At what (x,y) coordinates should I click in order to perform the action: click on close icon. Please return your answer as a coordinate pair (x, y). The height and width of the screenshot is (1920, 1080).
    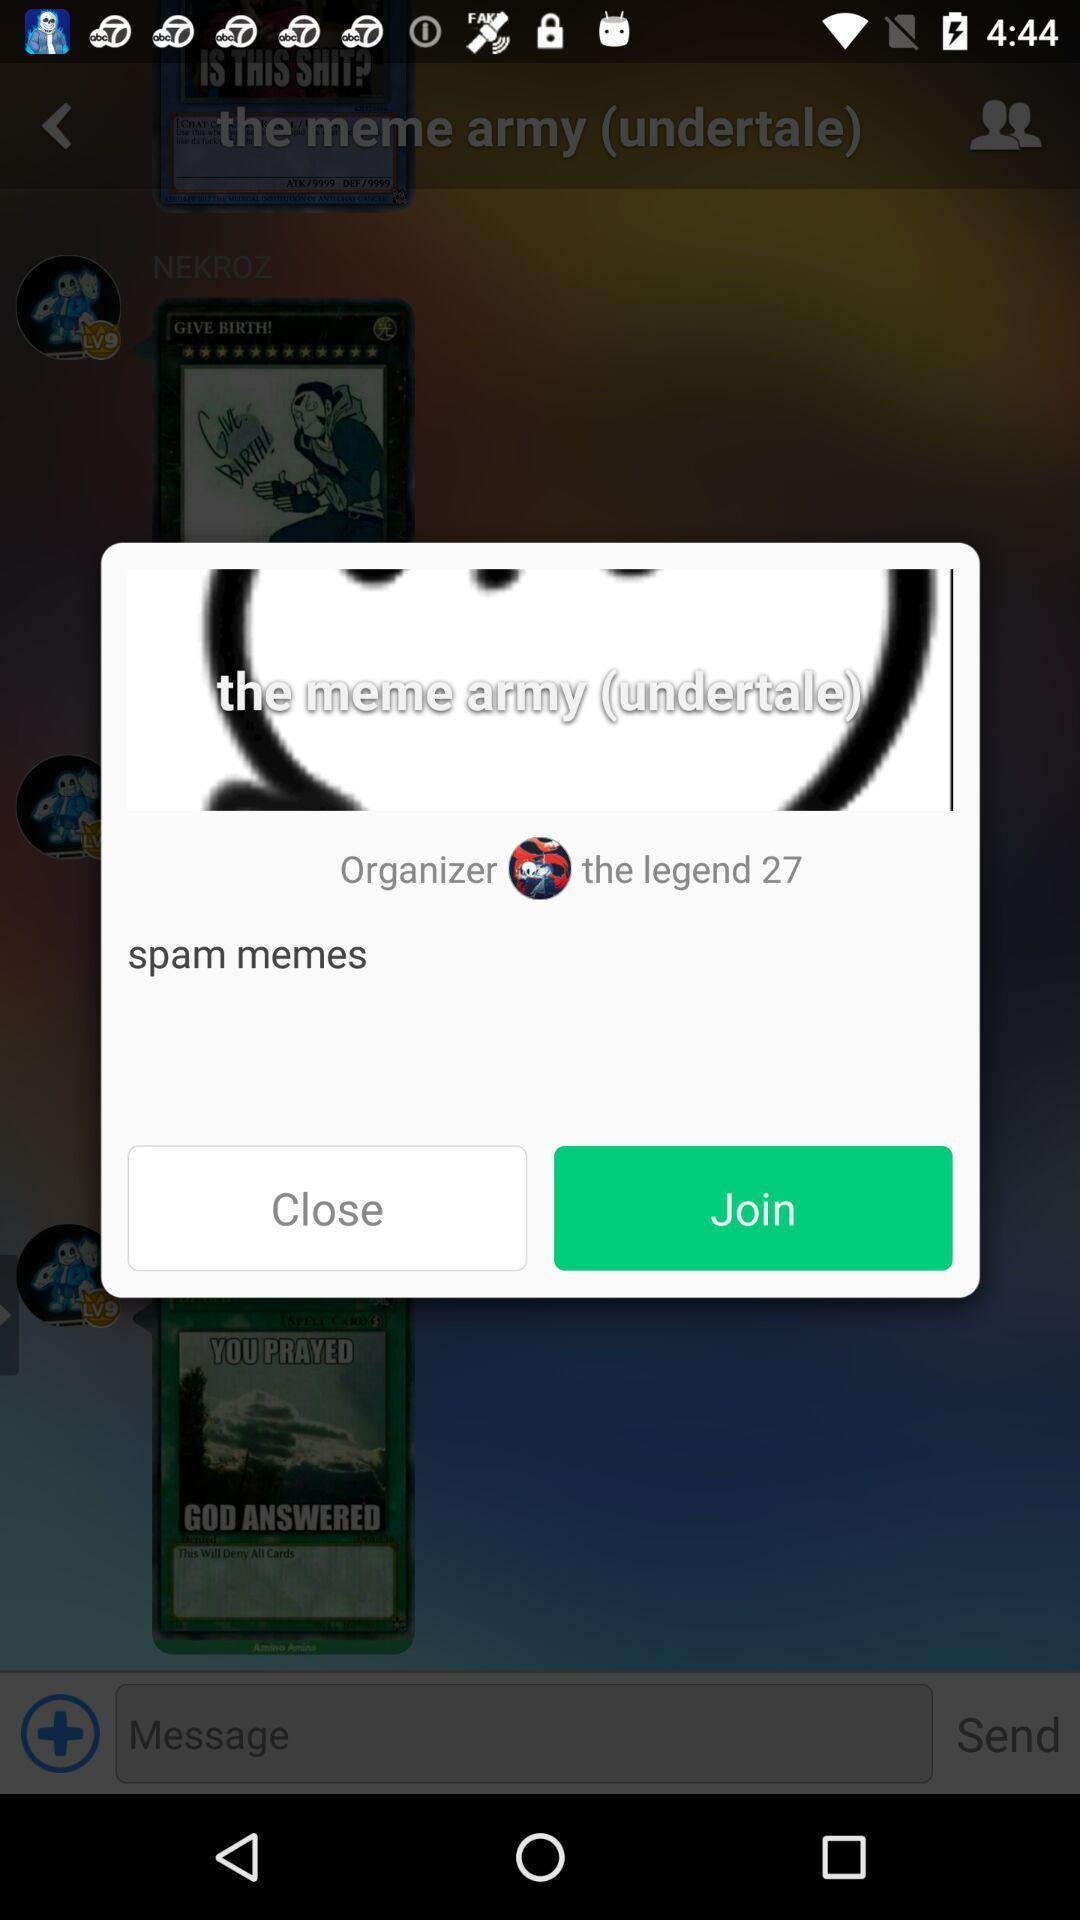
    Looking at the image, I should click on (326, 1207).